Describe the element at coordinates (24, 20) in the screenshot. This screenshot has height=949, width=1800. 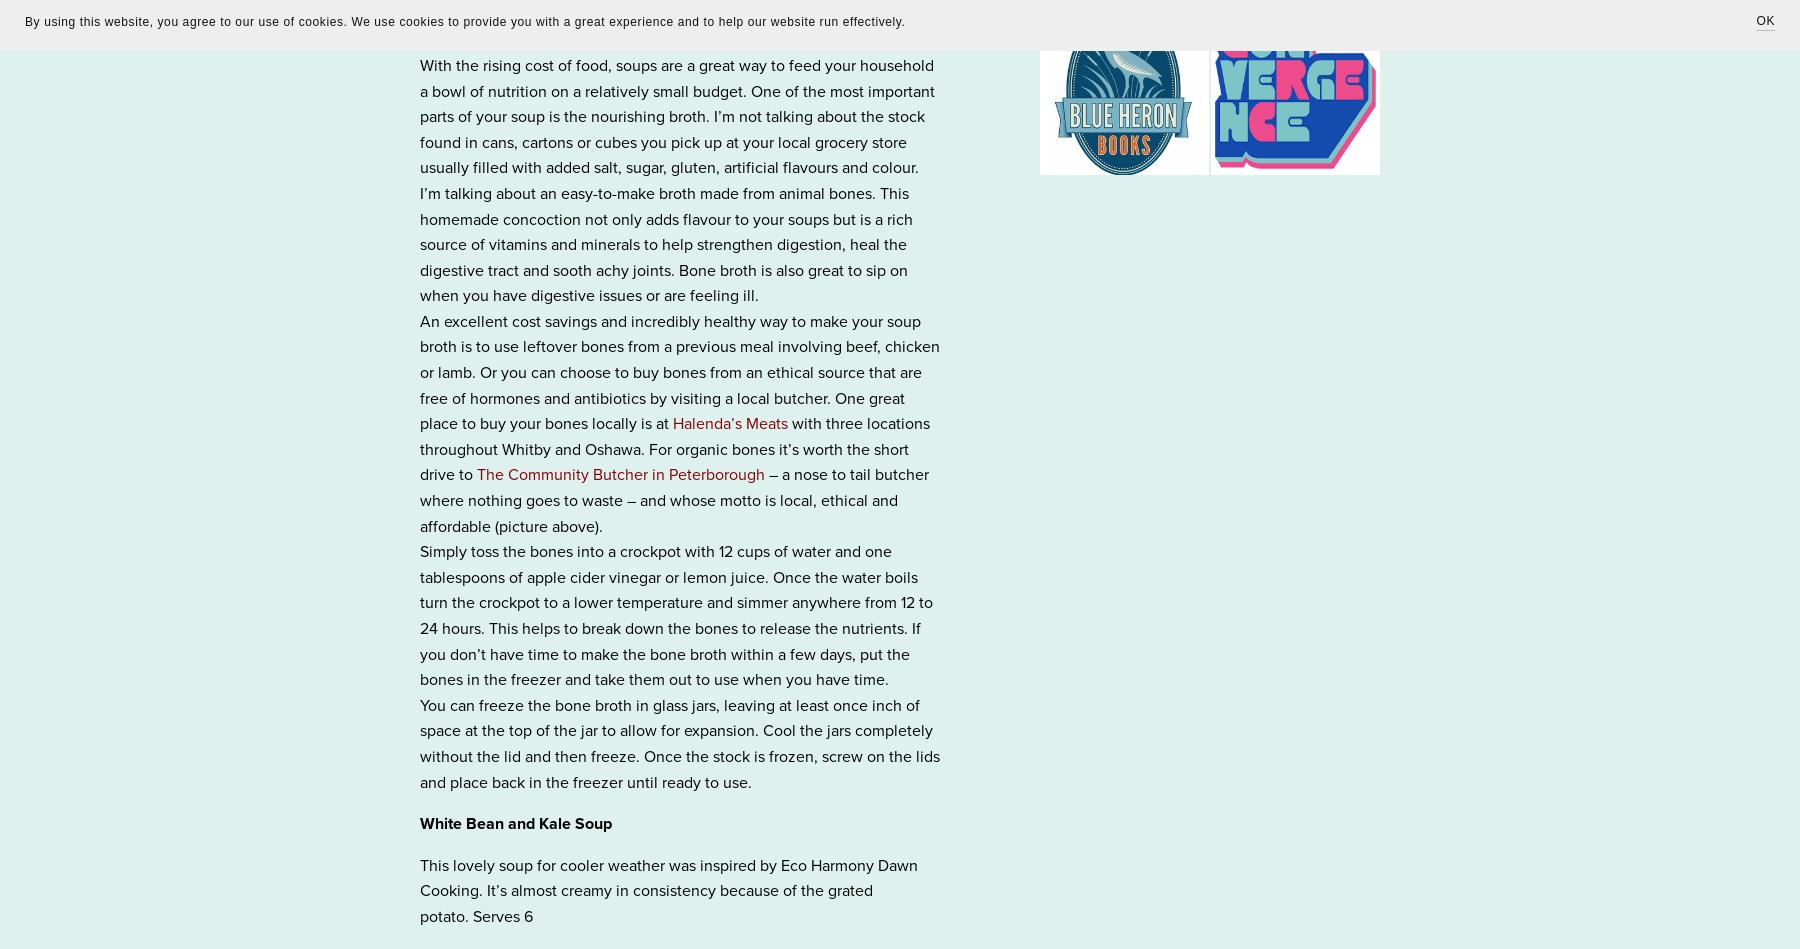
I see `'By using this website, you agree to our use of cookies. We use cookies to provide you with a great experience and to help our website run effectively.'` at that location.